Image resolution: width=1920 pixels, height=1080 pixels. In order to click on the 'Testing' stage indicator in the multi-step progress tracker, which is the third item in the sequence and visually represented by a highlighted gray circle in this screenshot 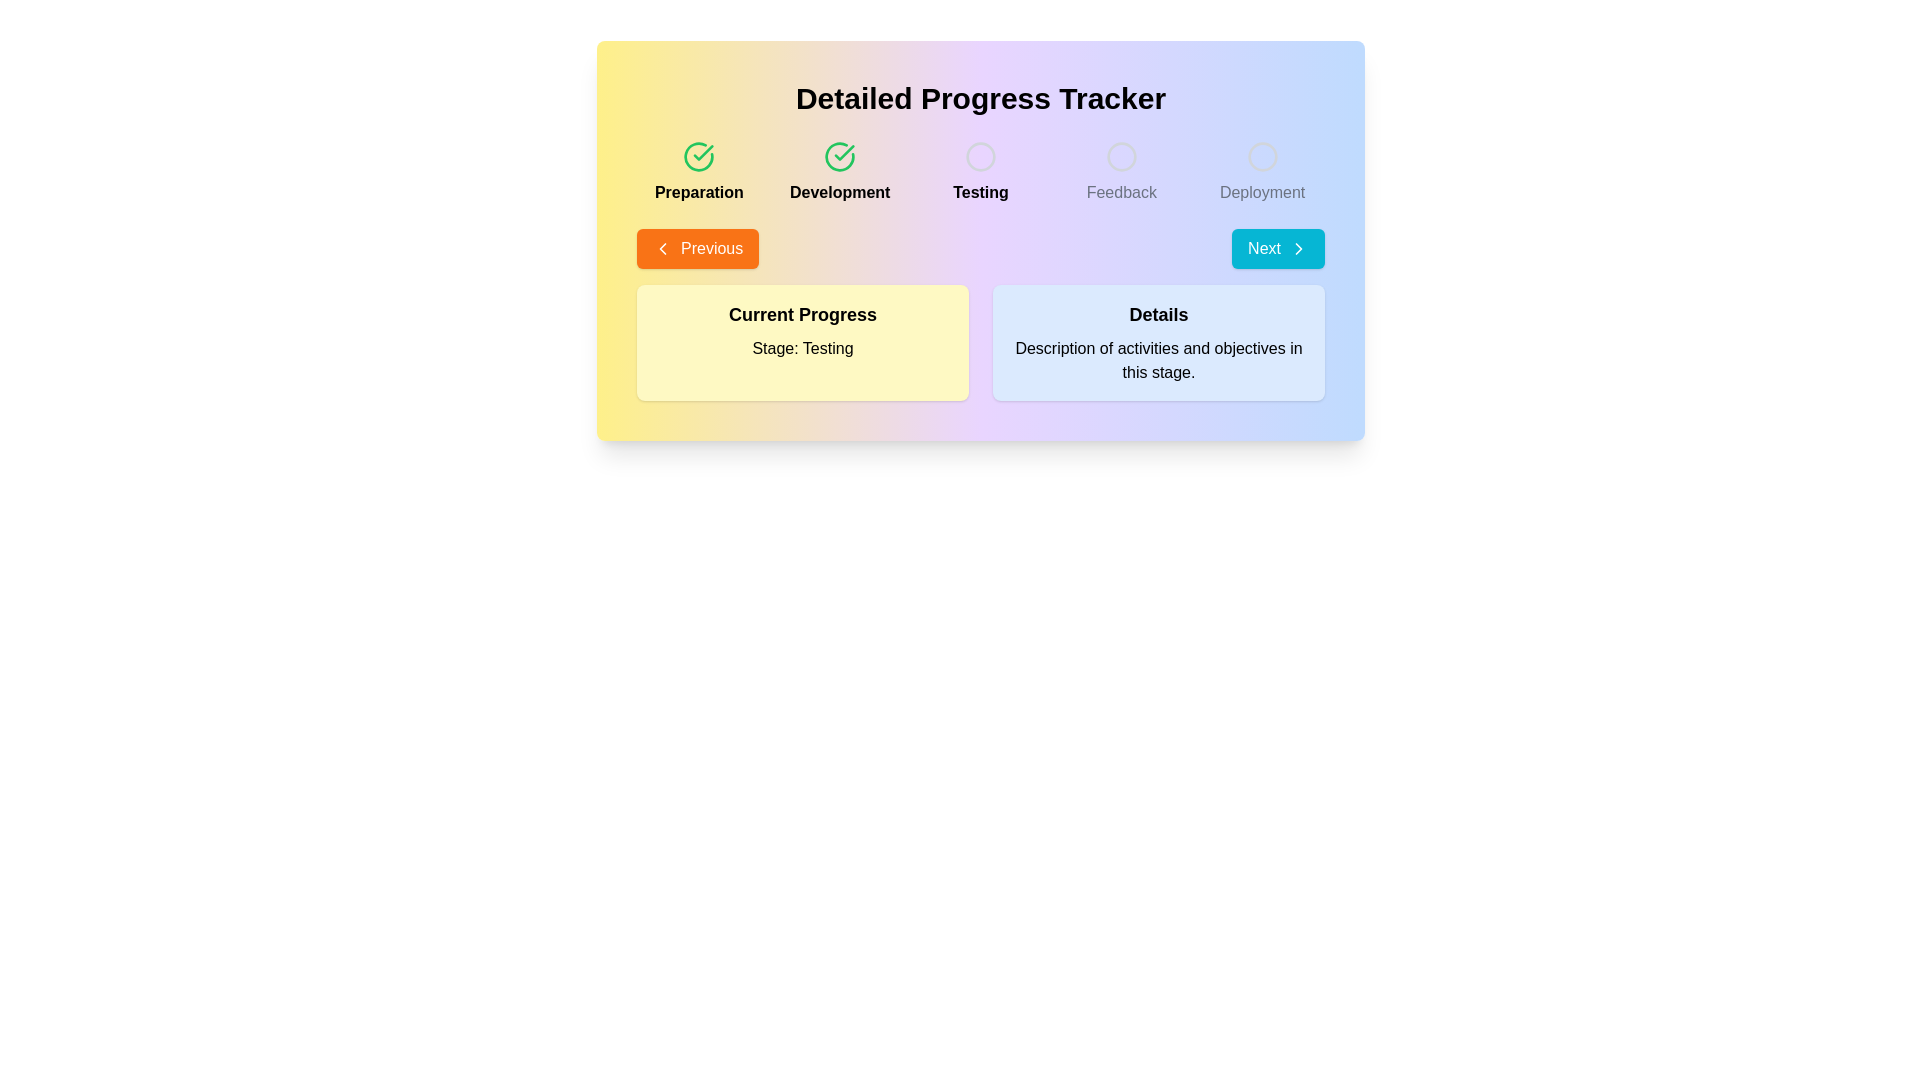, I will do `click(980, 172)`.